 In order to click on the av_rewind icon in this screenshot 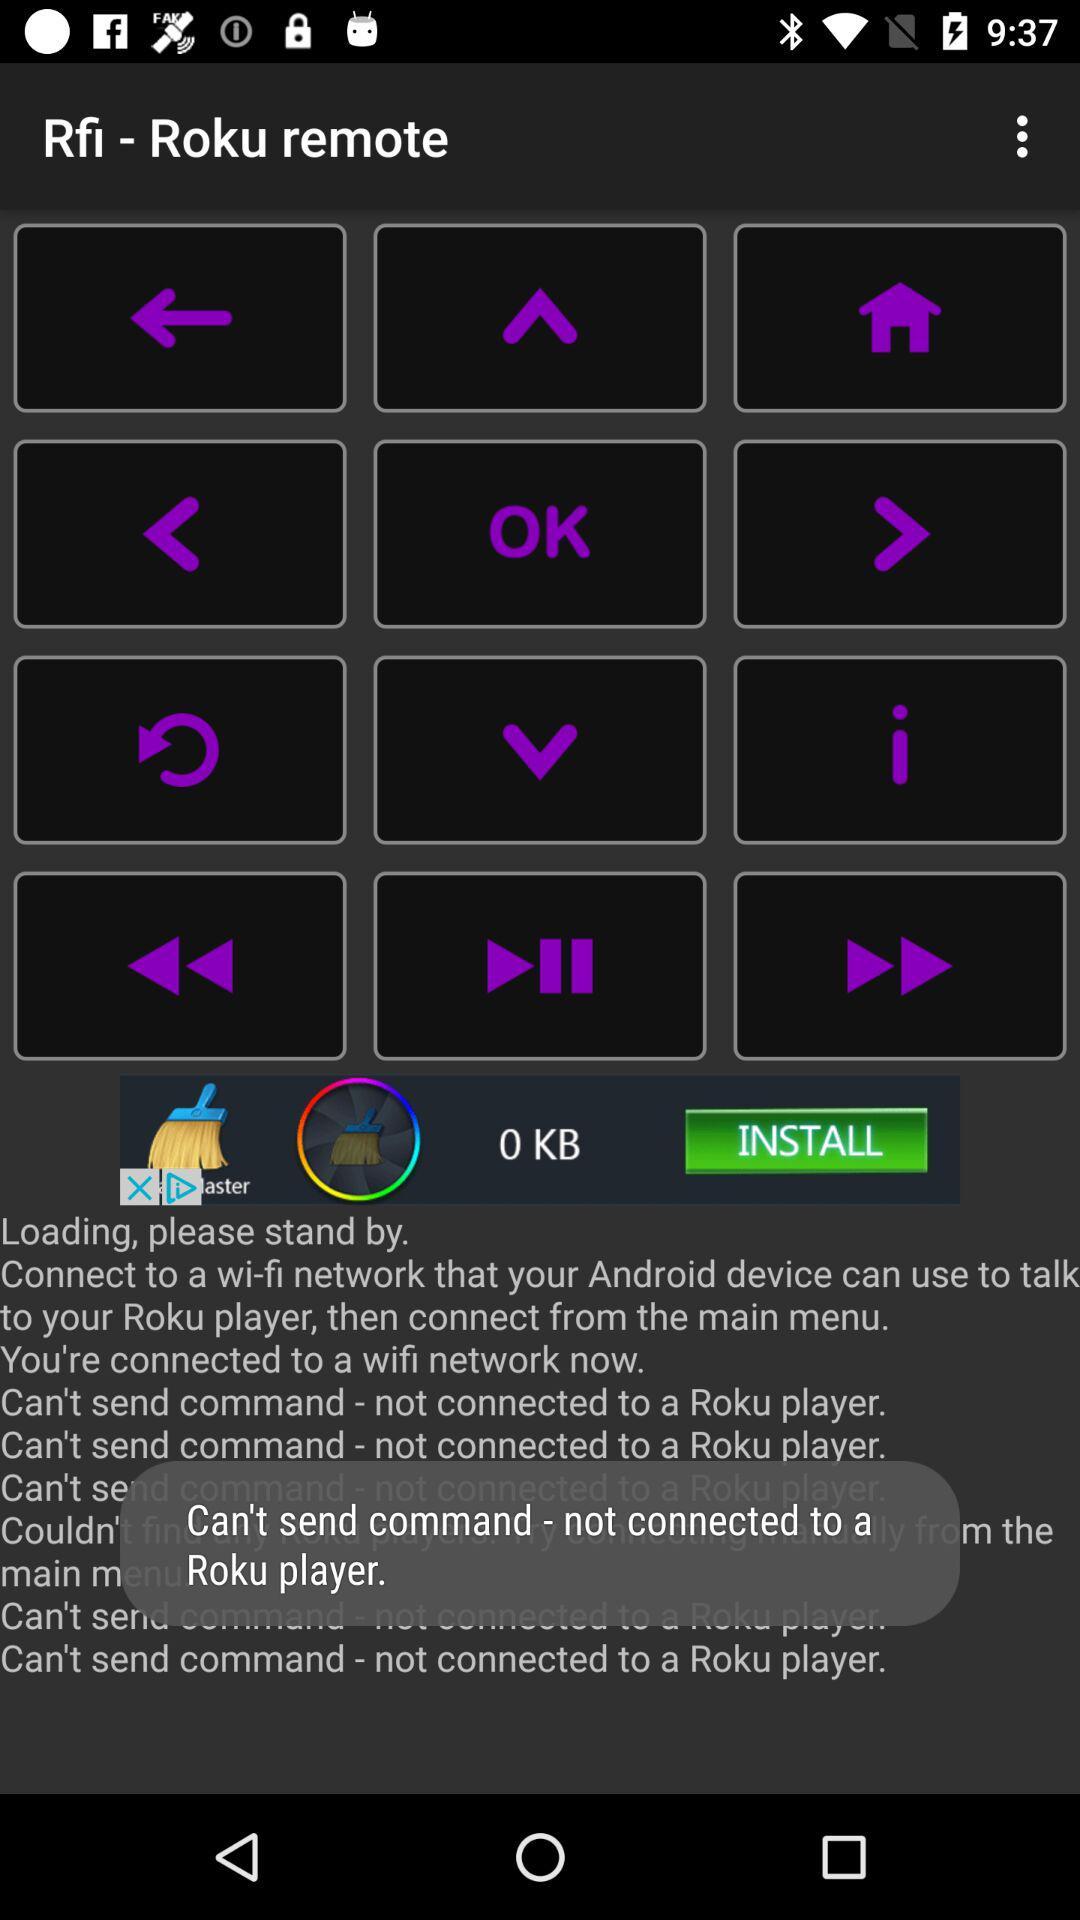, I will do `click(180, 965)`.